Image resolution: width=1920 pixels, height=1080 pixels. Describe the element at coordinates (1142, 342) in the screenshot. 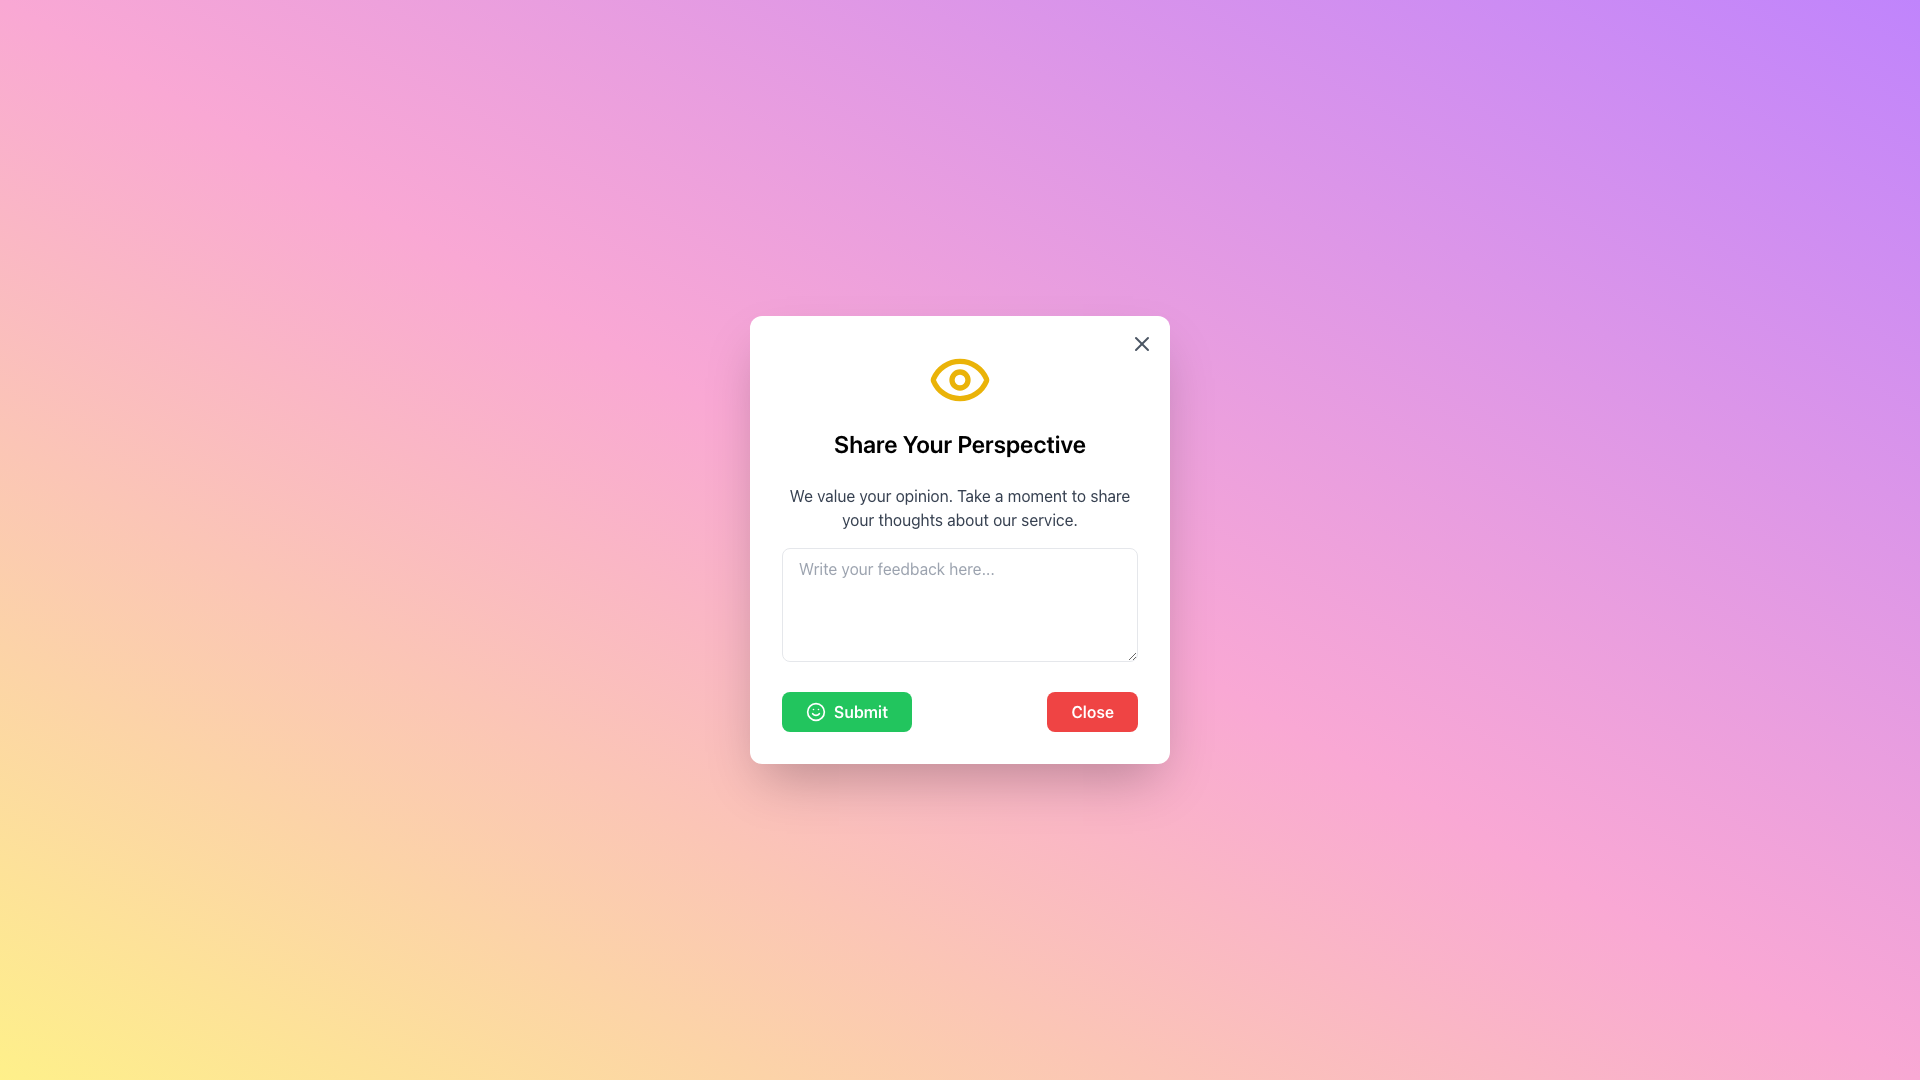

I see `the close button located in the top-right corner of the modal dialog window to change its color` at that location.